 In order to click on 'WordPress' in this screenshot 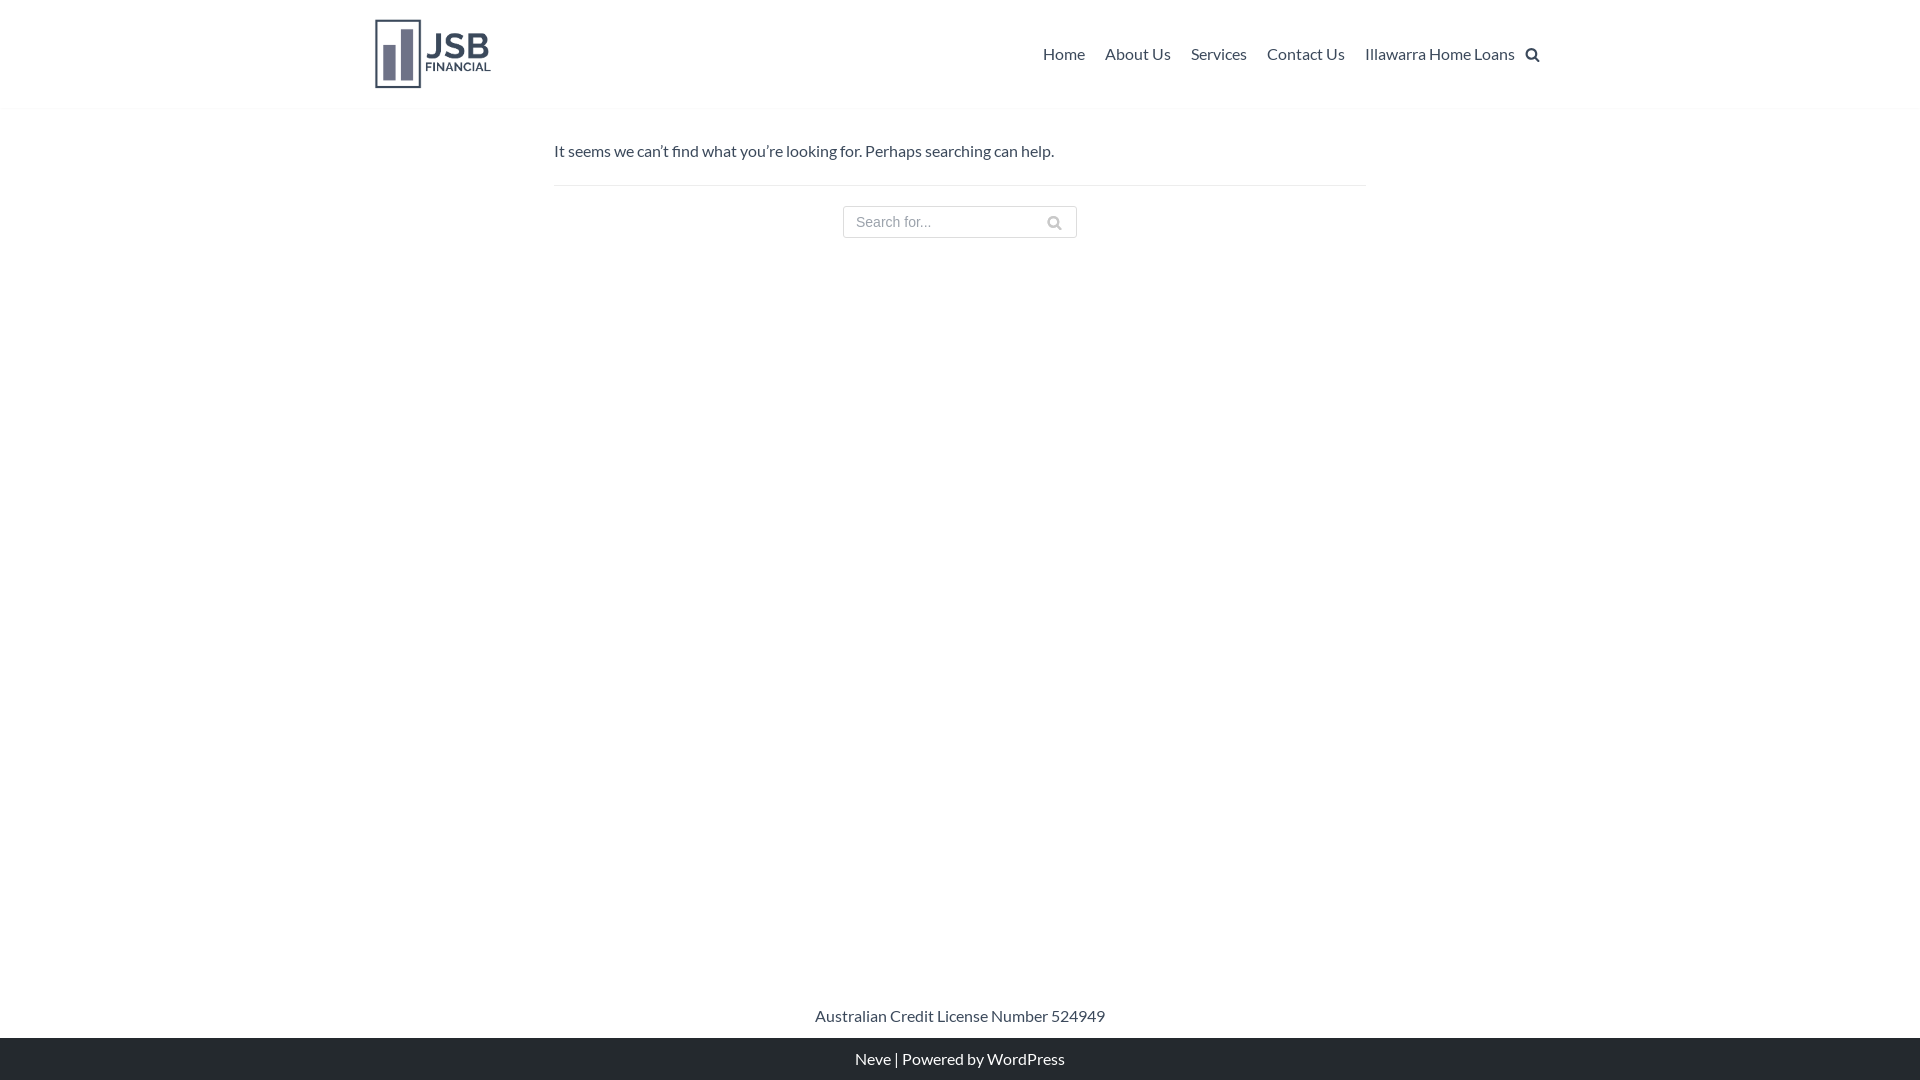, I will do `click(1026, 1057)`.